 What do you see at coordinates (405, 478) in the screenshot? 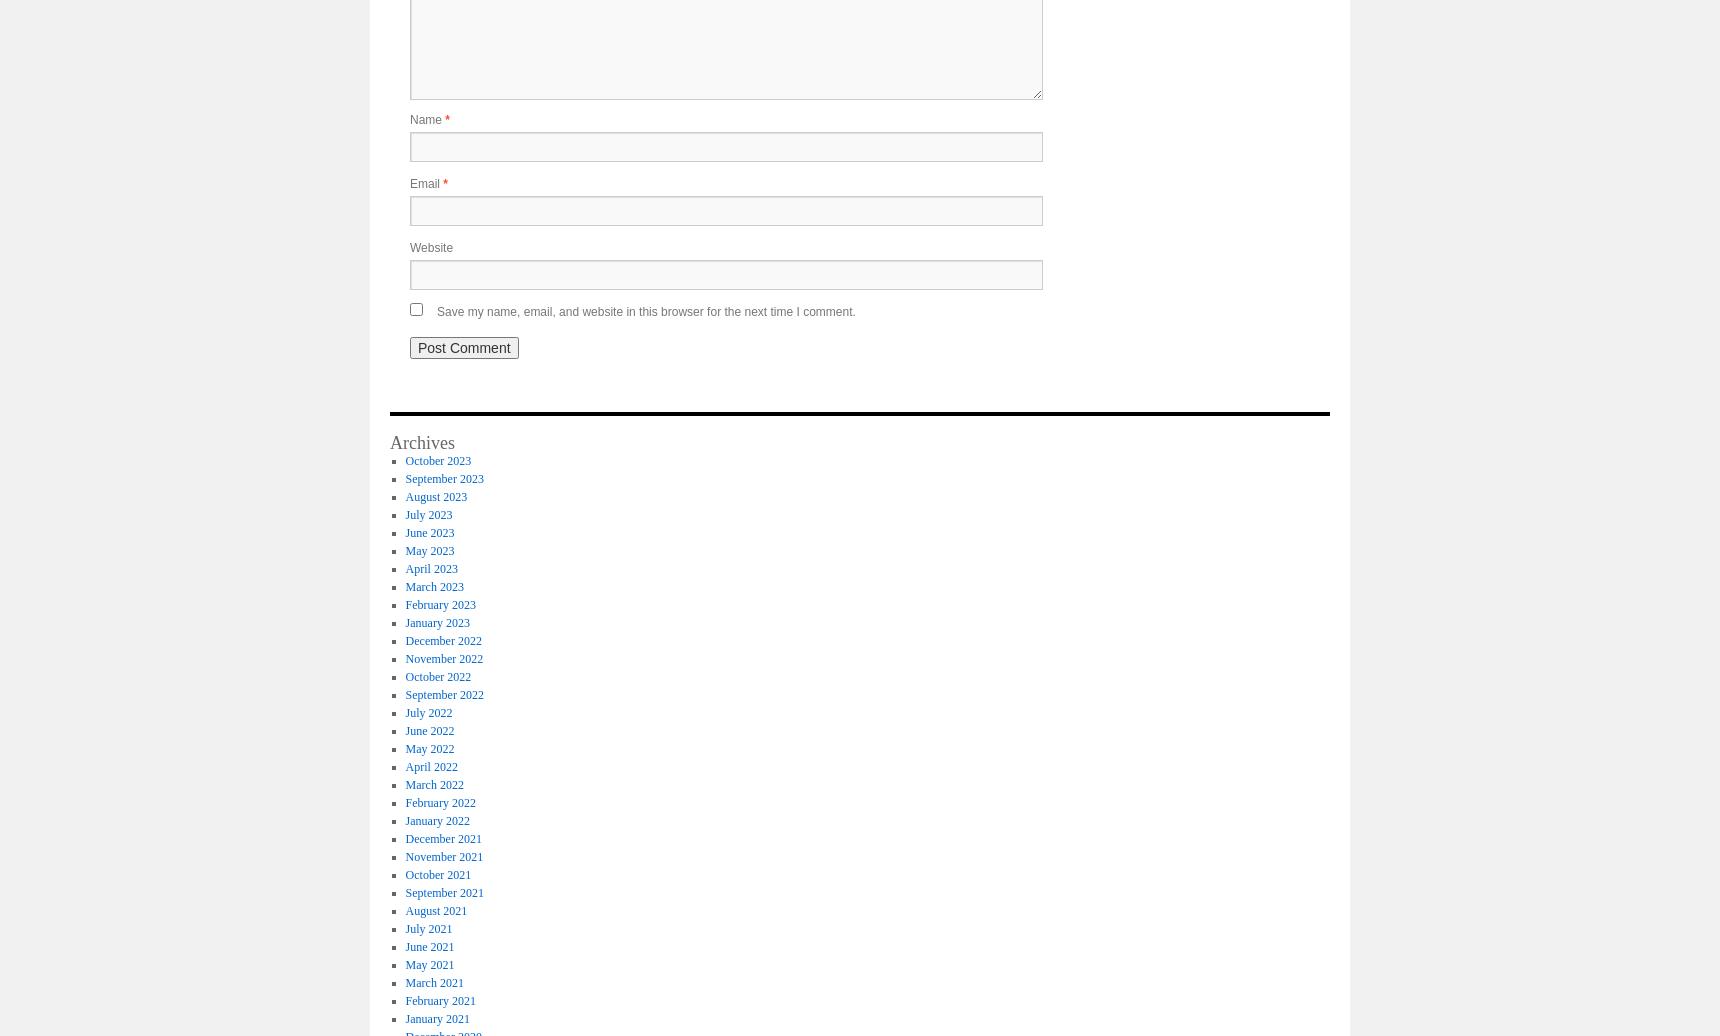
I see `'September 2023'` at bounding box center [405, 478].